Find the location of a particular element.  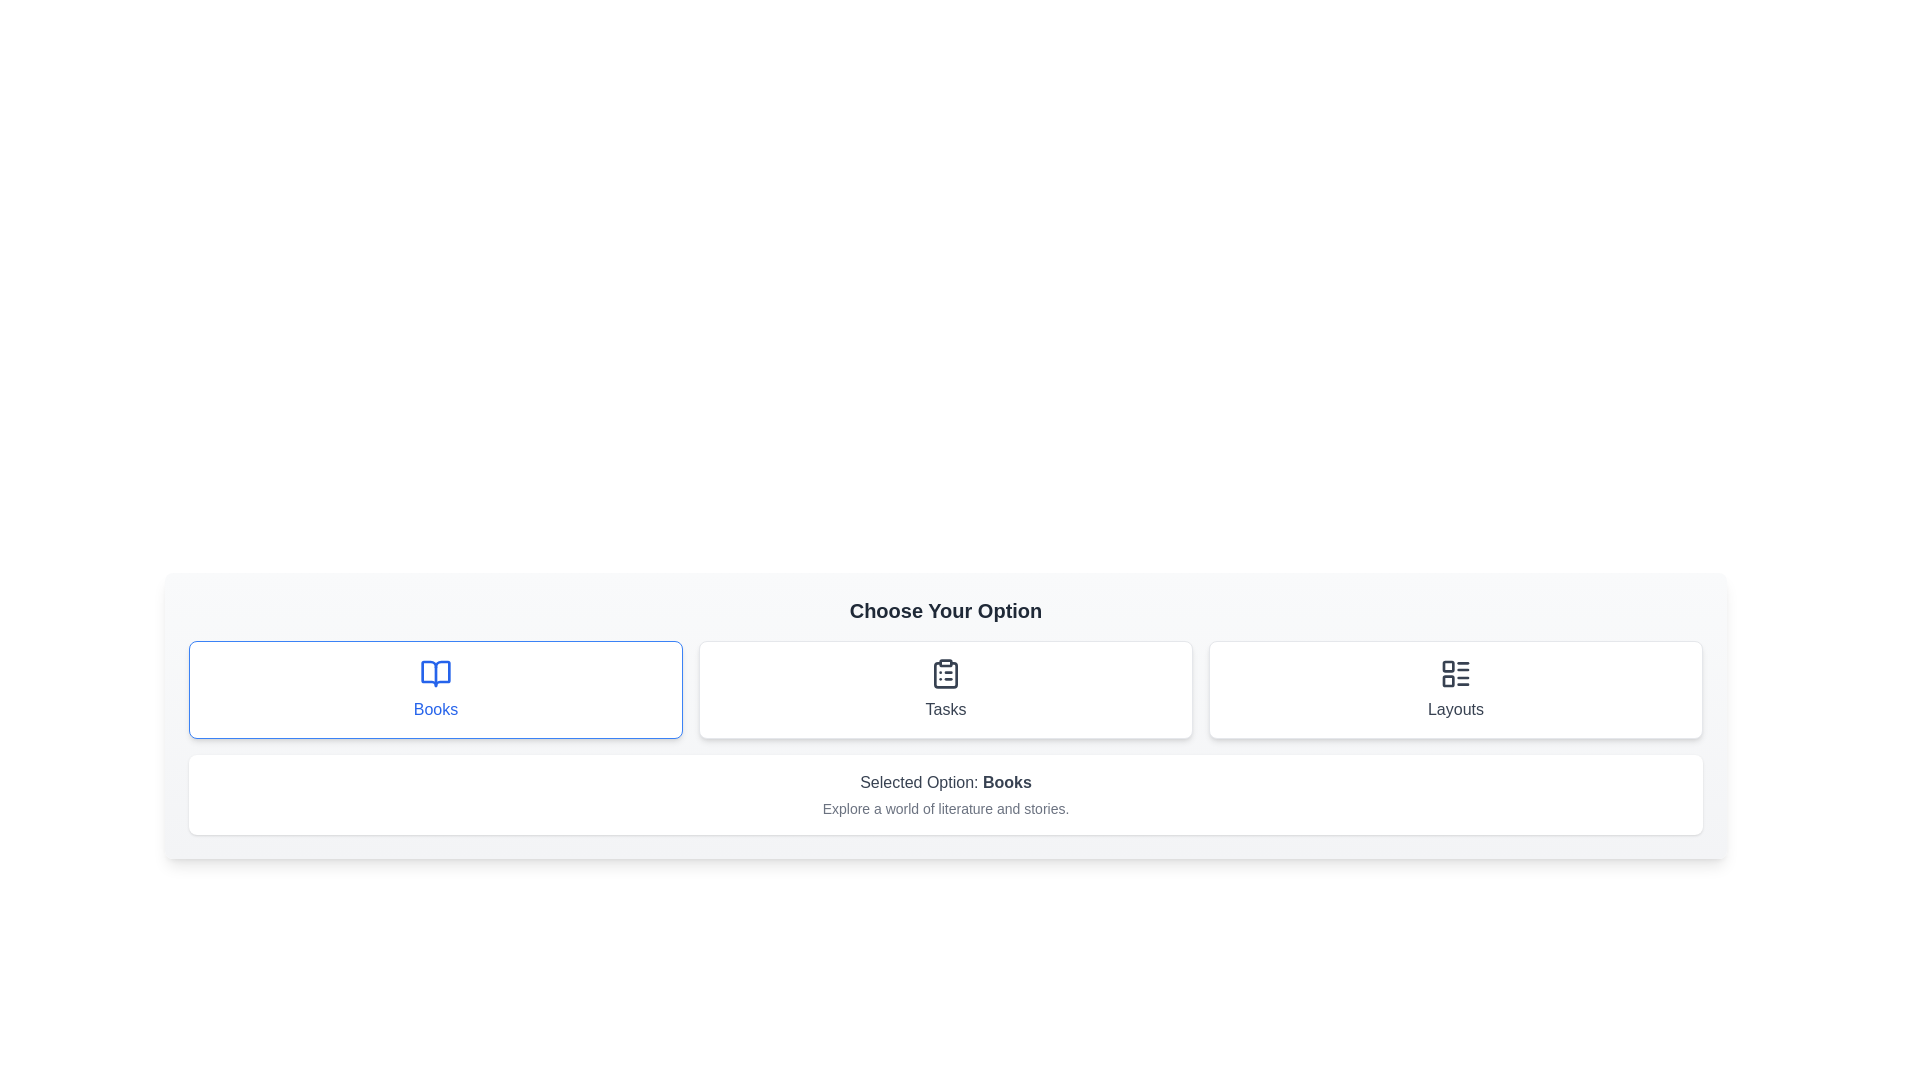

the text label displaying the word 'Layouts', which is styled with dark grey color and is centrally aligned within a white rounded rectangle area, located towards the right side of the interface is located at coordinates (1455, 708).